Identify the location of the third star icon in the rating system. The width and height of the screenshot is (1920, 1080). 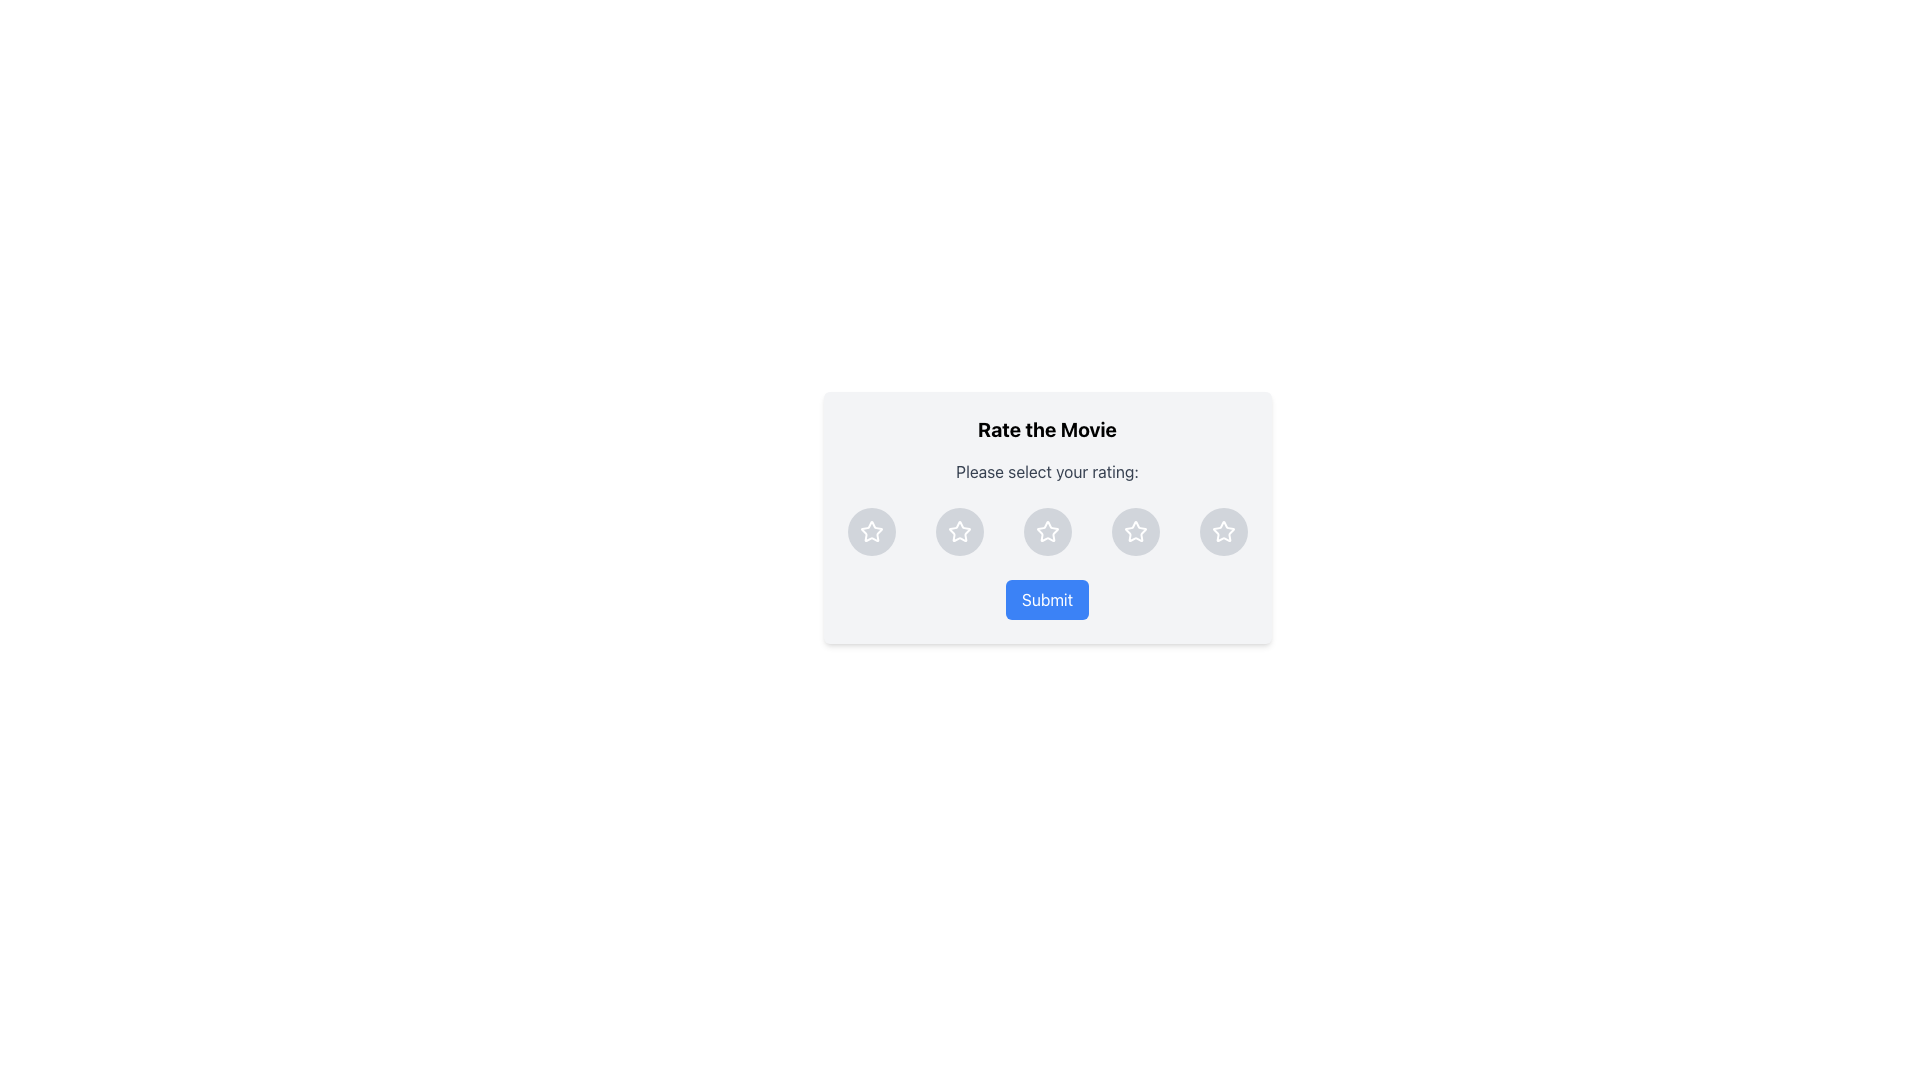
(1046, 530).